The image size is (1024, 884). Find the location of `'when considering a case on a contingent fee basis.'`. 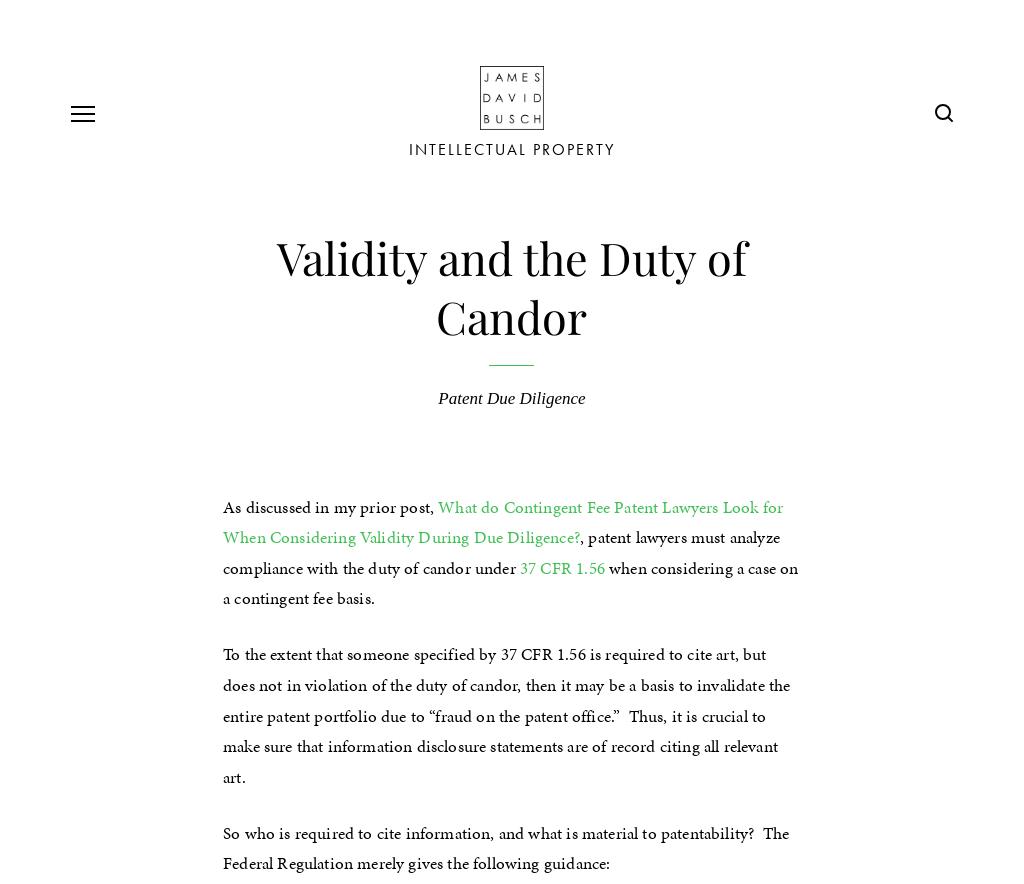

'when considering a case on a contingent fee basis.' is located at coordinates (222, 581).